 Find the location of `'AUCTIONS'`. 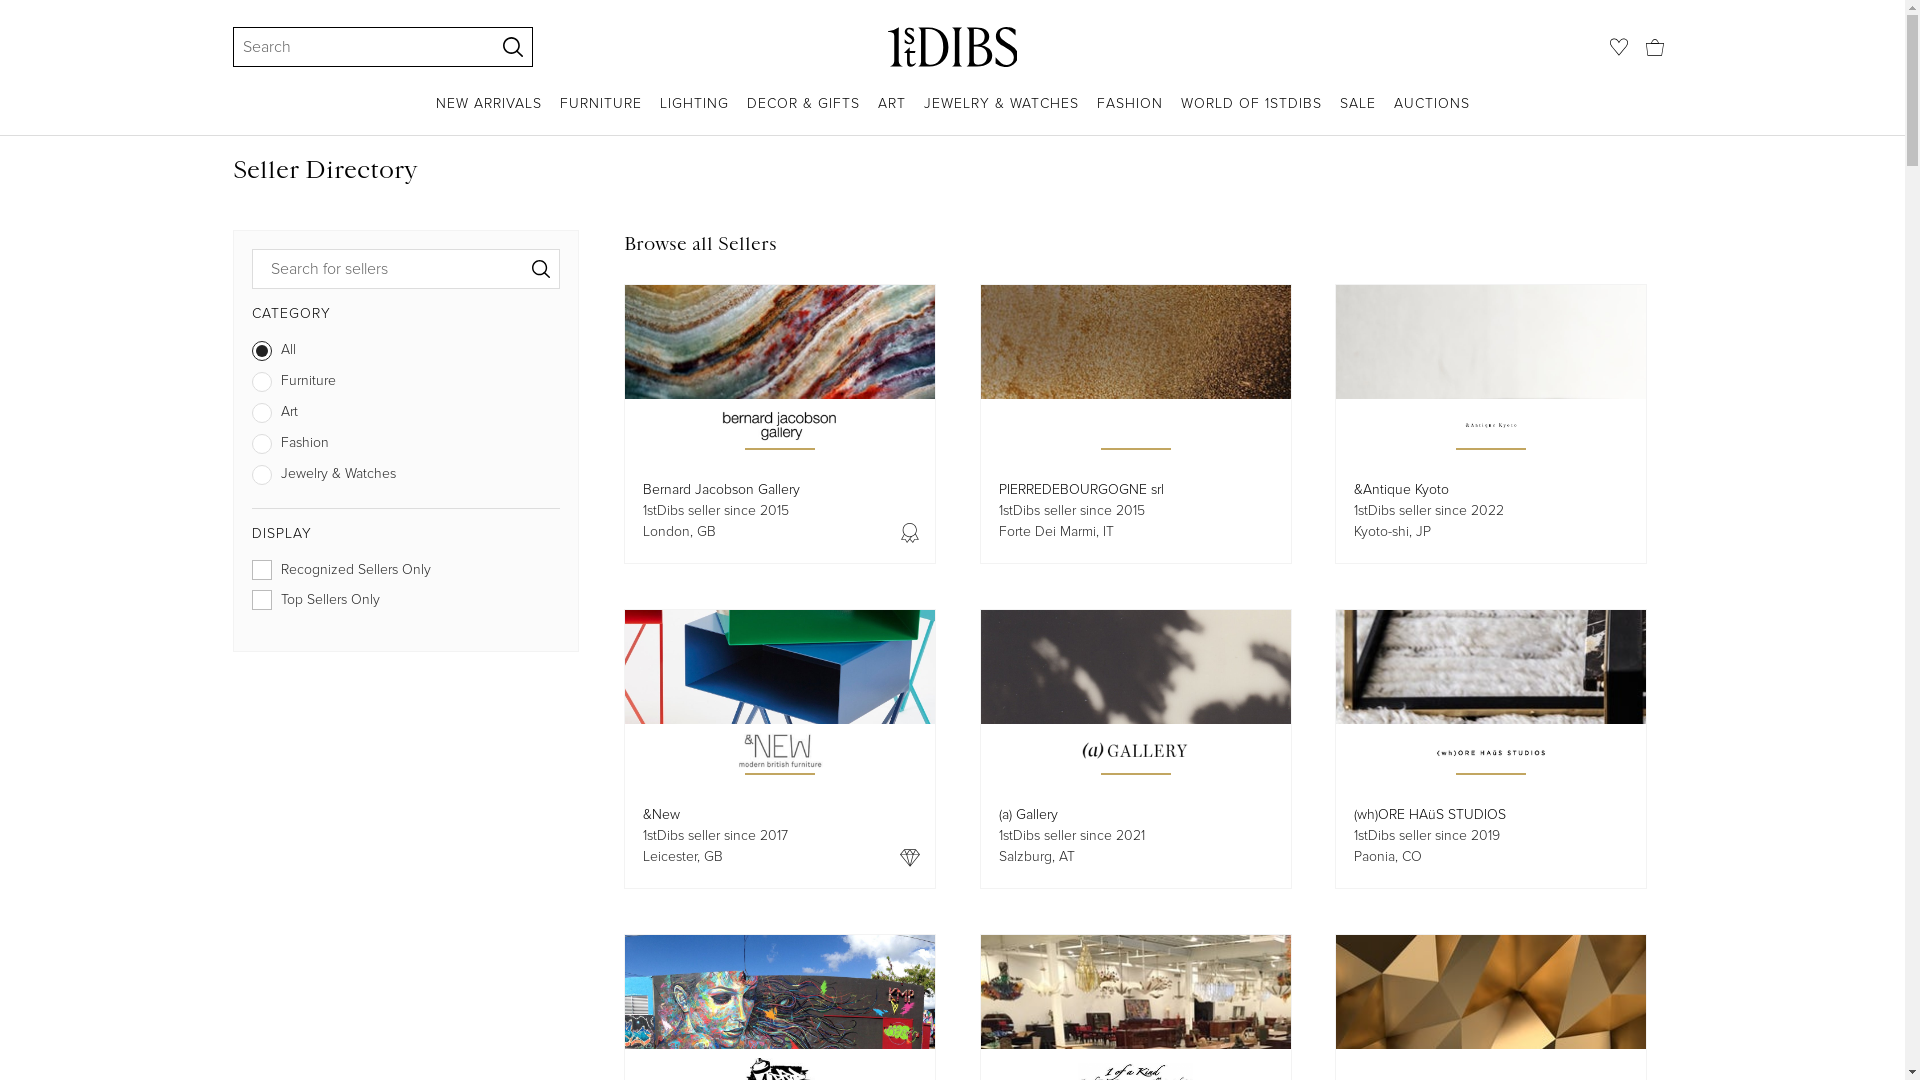

'AUCTIONS' is located at coordinates (1430, 114).